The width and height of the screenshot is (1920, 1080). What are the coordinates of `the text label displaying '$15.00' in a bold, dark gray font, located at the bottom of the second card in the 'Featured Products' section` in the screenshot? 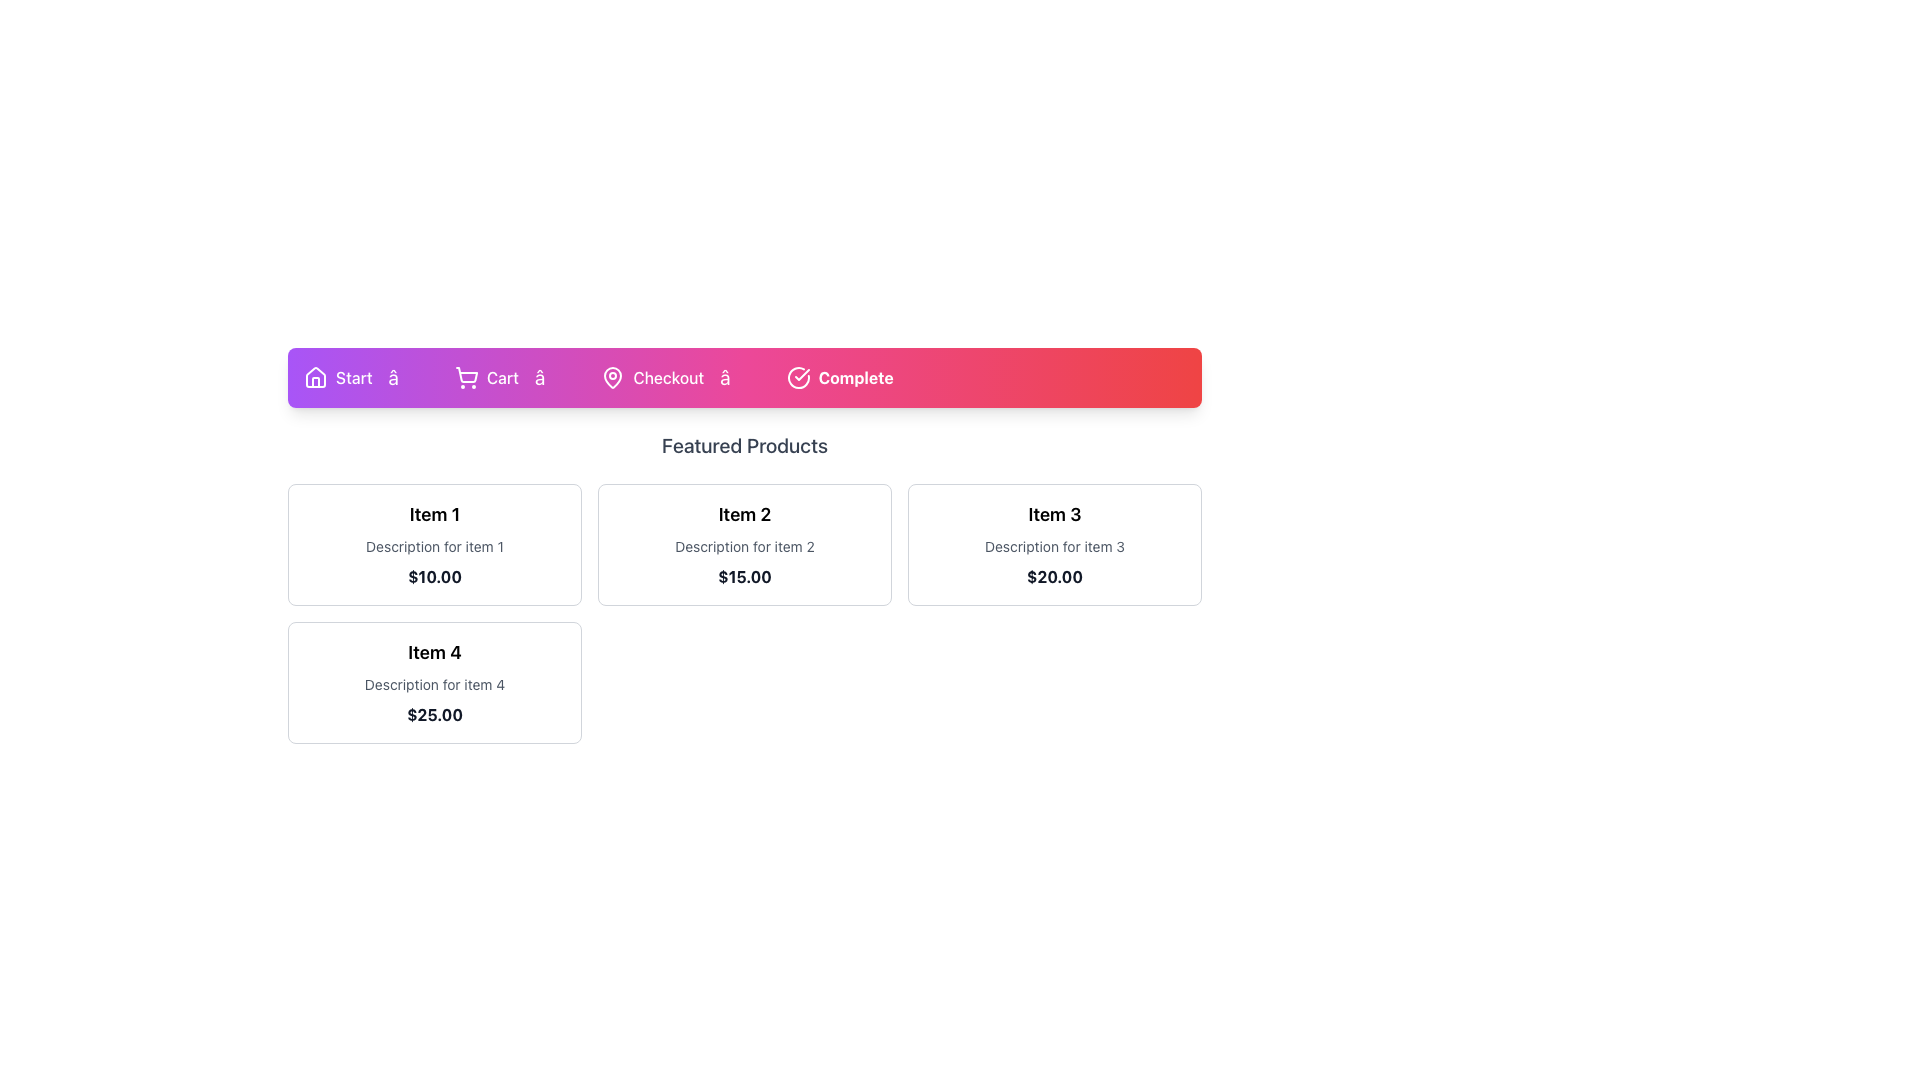 It's located at (743, 577).